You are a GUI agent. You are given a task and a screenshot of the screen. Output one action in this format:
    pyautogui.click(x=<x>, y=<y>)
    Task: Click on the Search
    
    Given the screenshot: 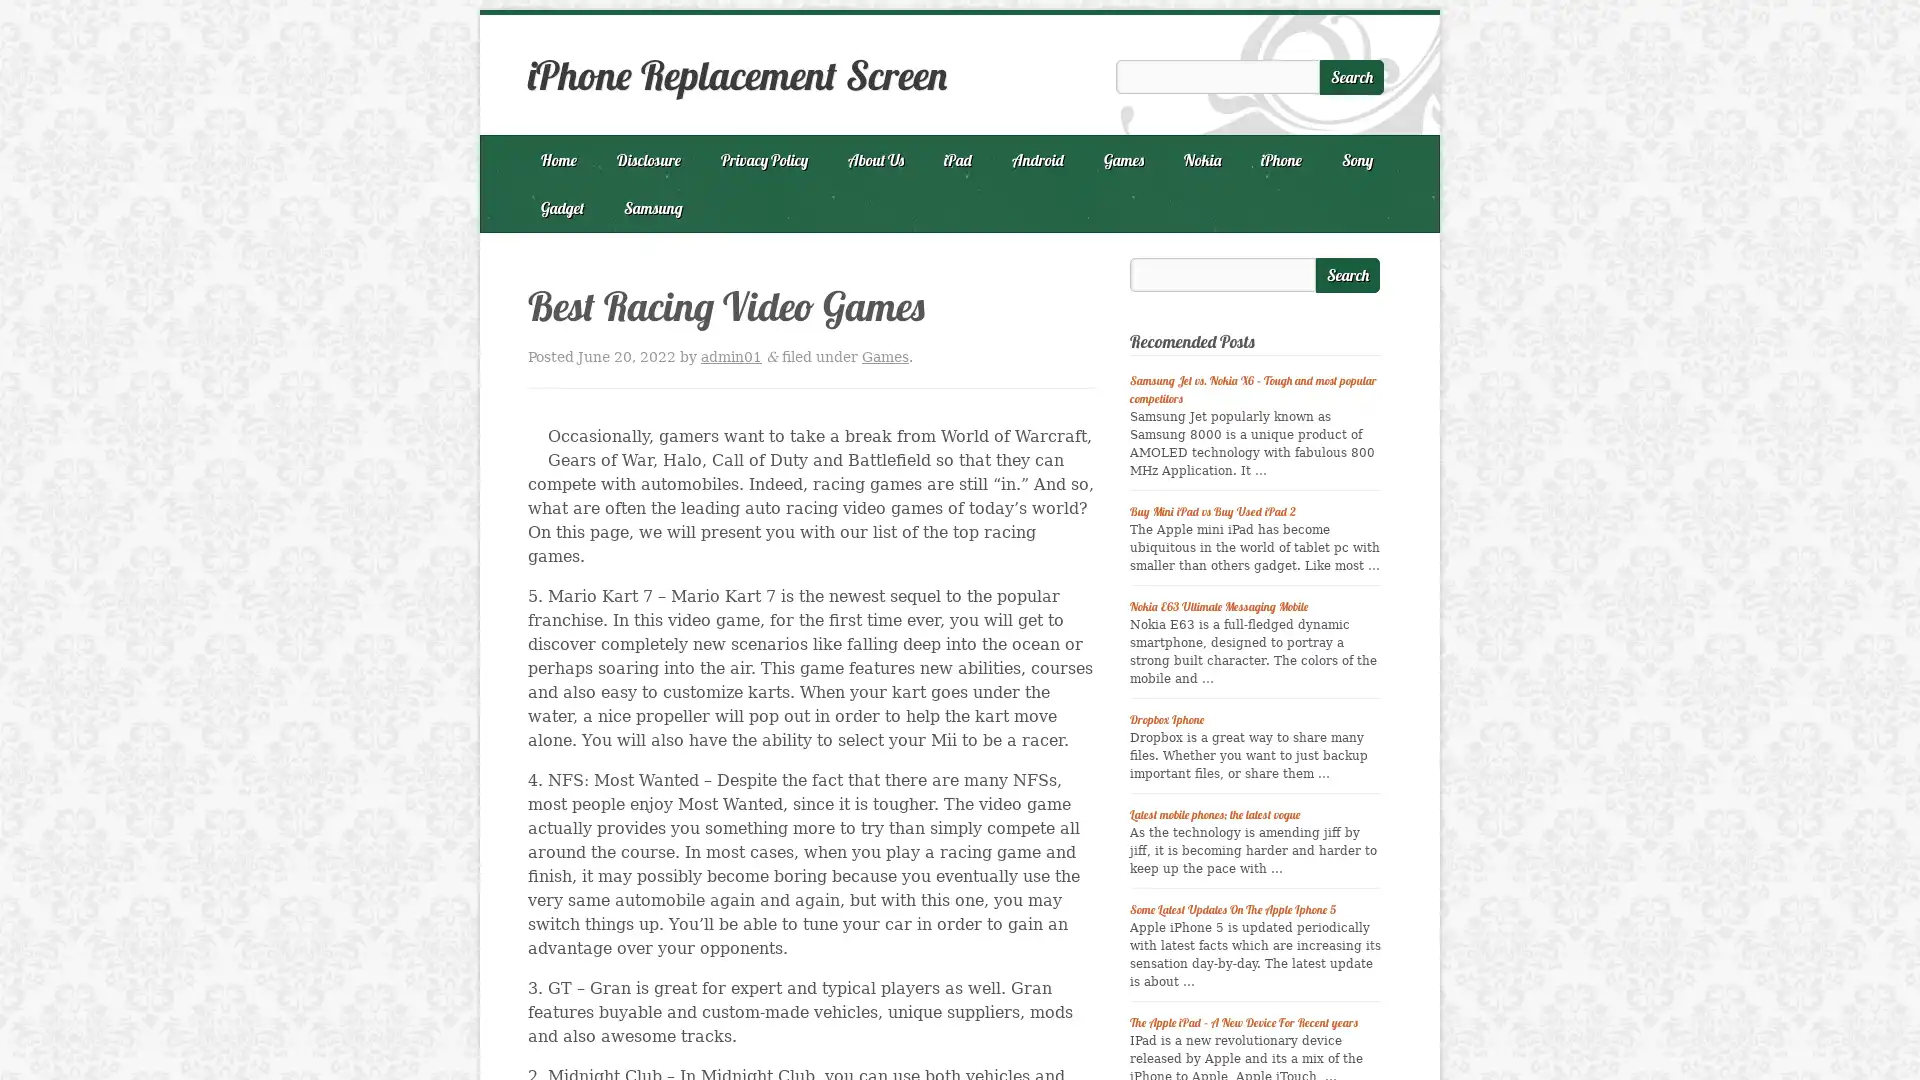 What is the action you would take?
    pyautogui.click(x=1352, y=76)
    